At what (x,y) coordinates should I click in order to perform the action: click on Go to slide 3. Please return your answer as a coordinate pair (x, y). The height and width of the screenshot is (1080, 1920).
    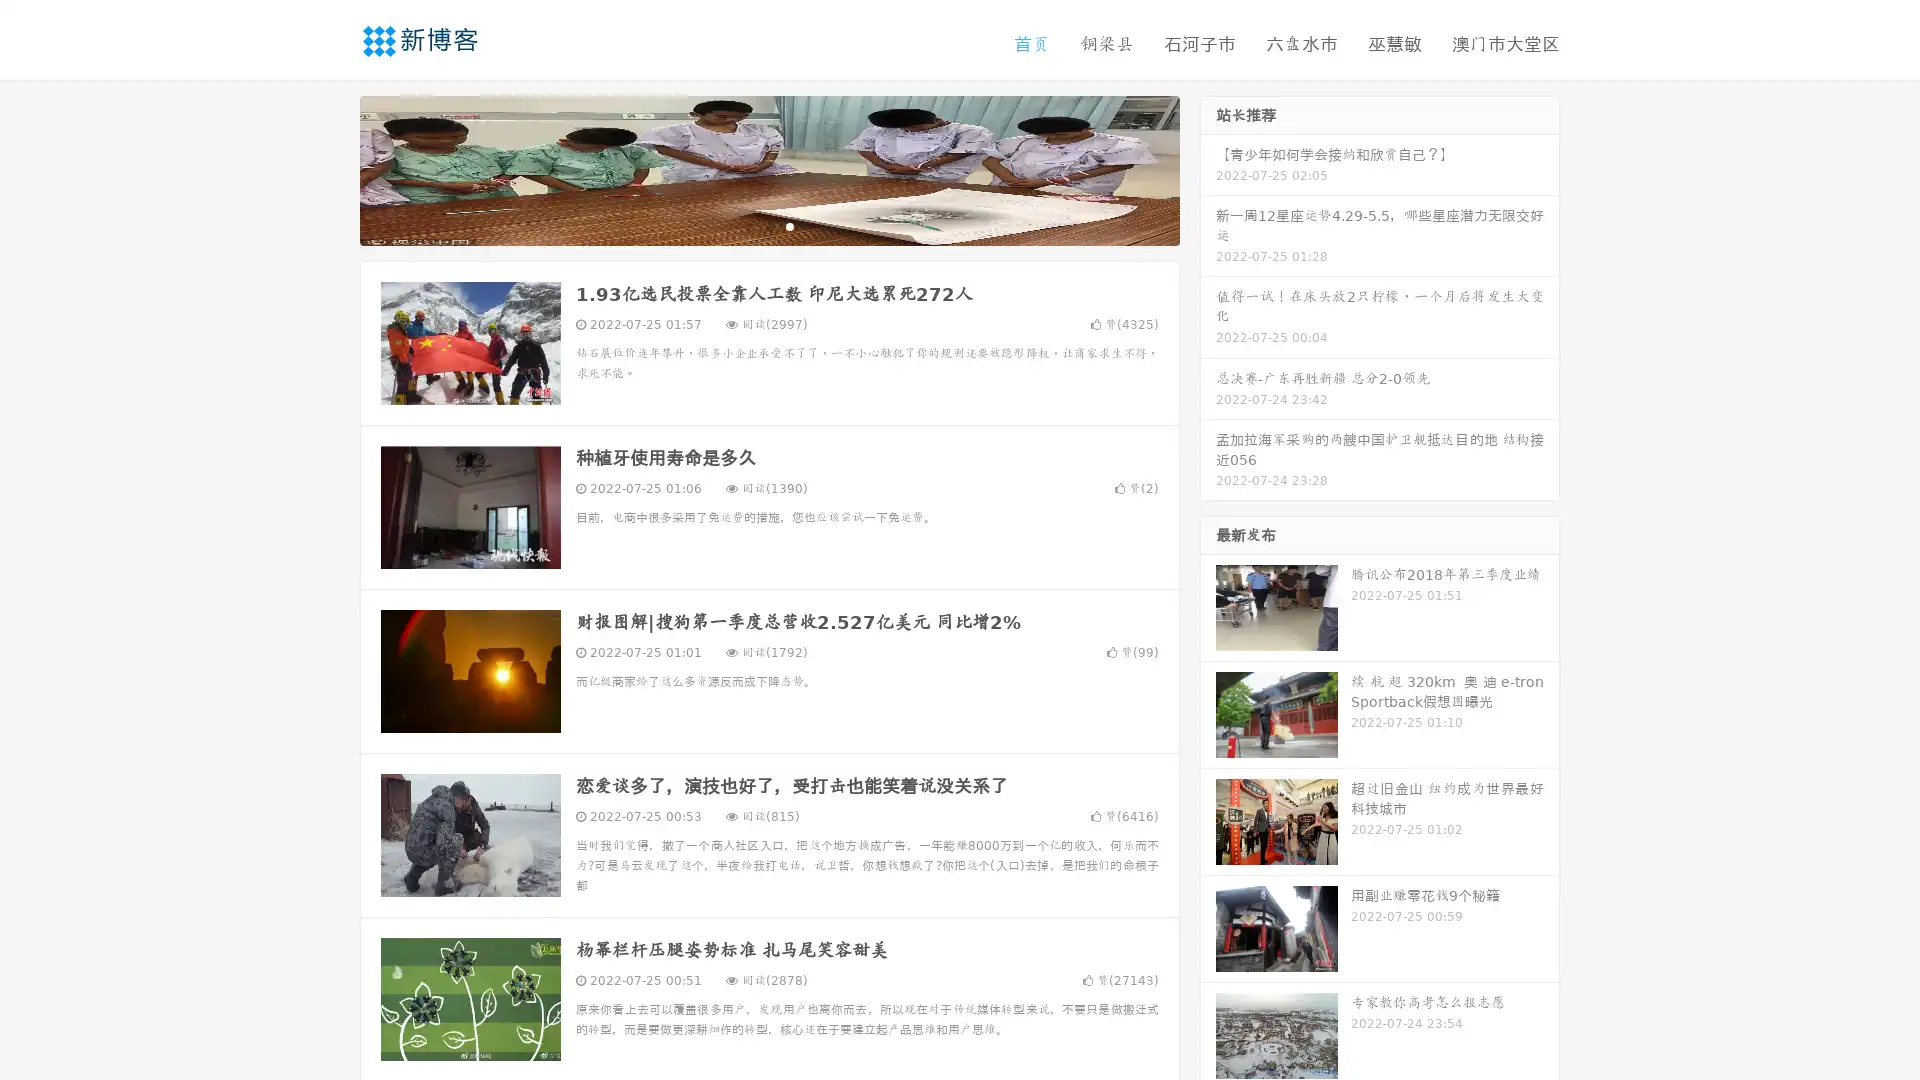
    Looking at the image, I should click on (789, 225).